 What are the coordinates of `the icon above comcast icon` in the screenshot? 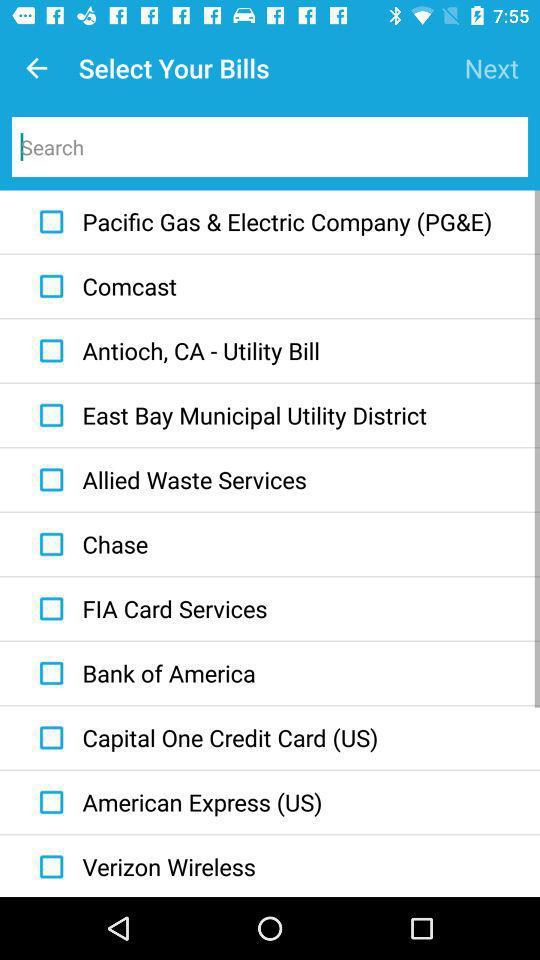 It's located at (261, 222).